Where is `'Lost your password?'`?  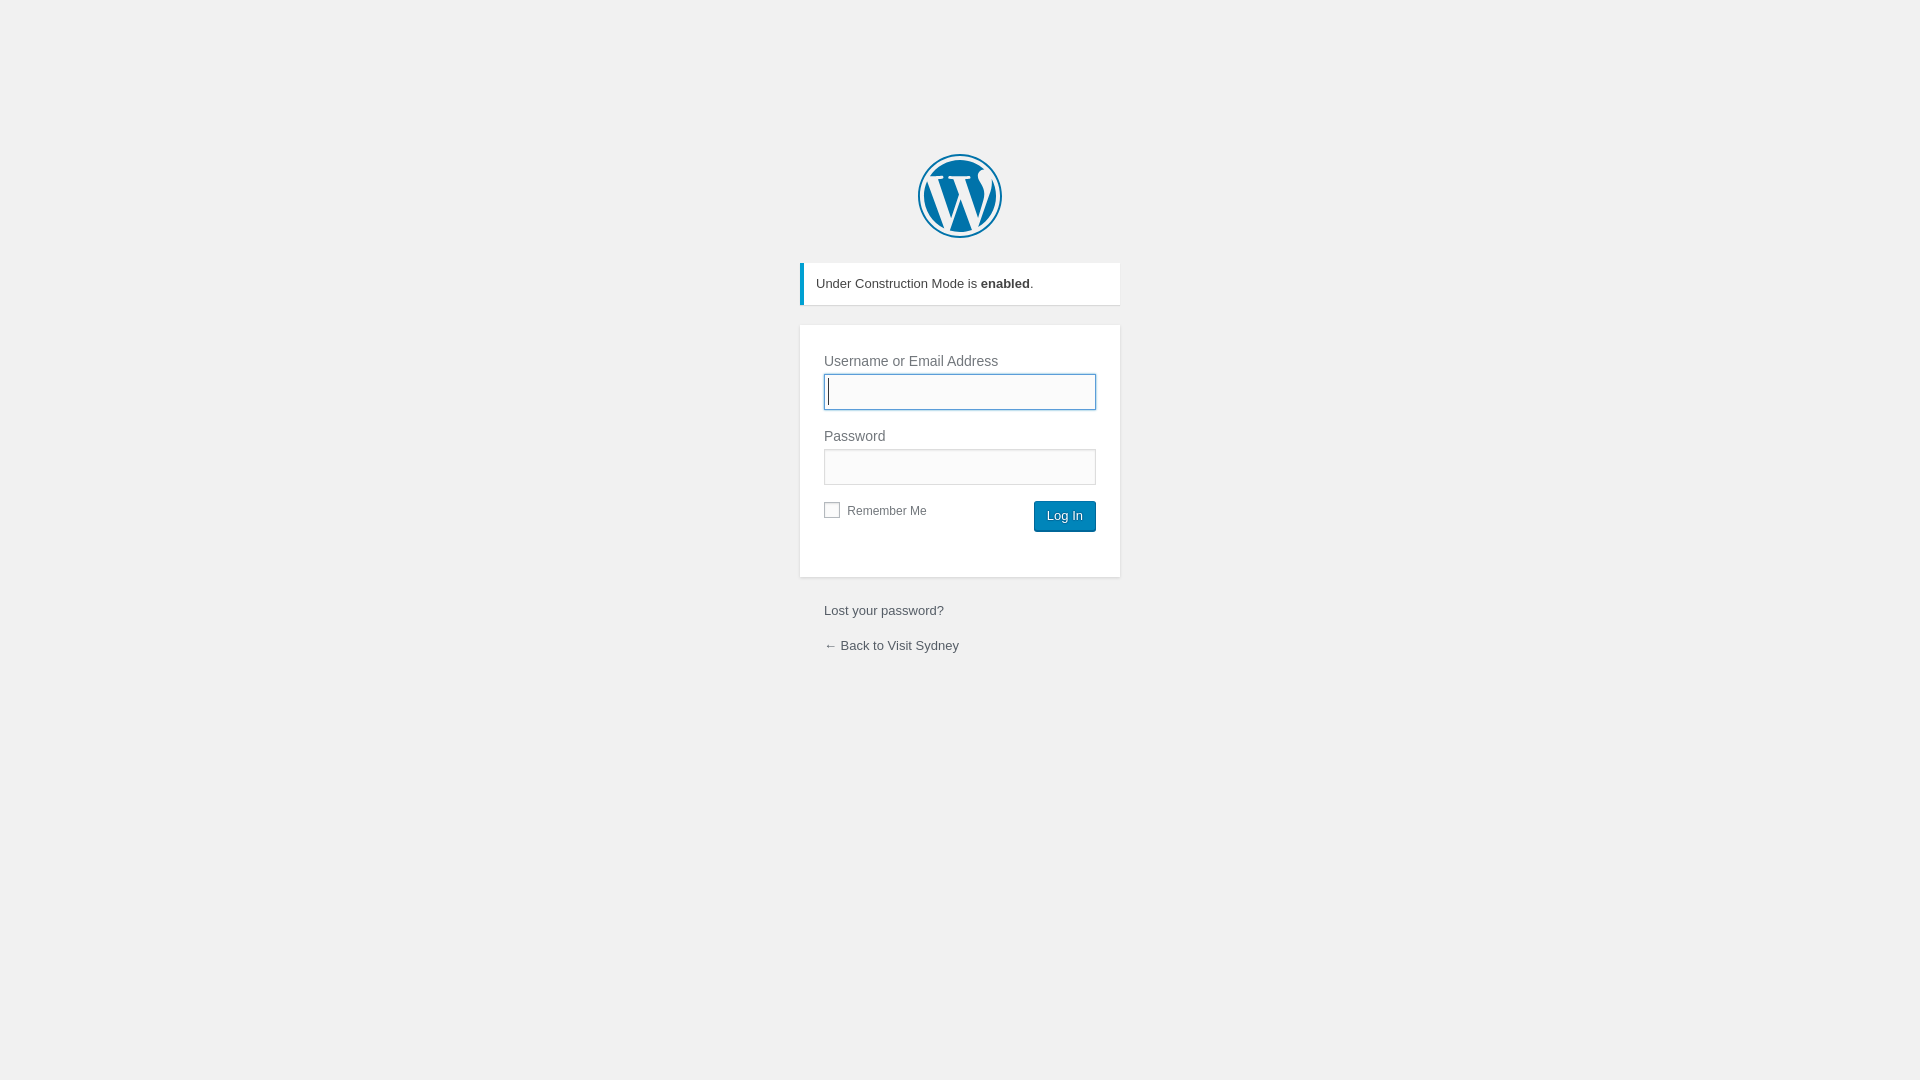
'Lost your password?' is located at coordinates (882, 609).